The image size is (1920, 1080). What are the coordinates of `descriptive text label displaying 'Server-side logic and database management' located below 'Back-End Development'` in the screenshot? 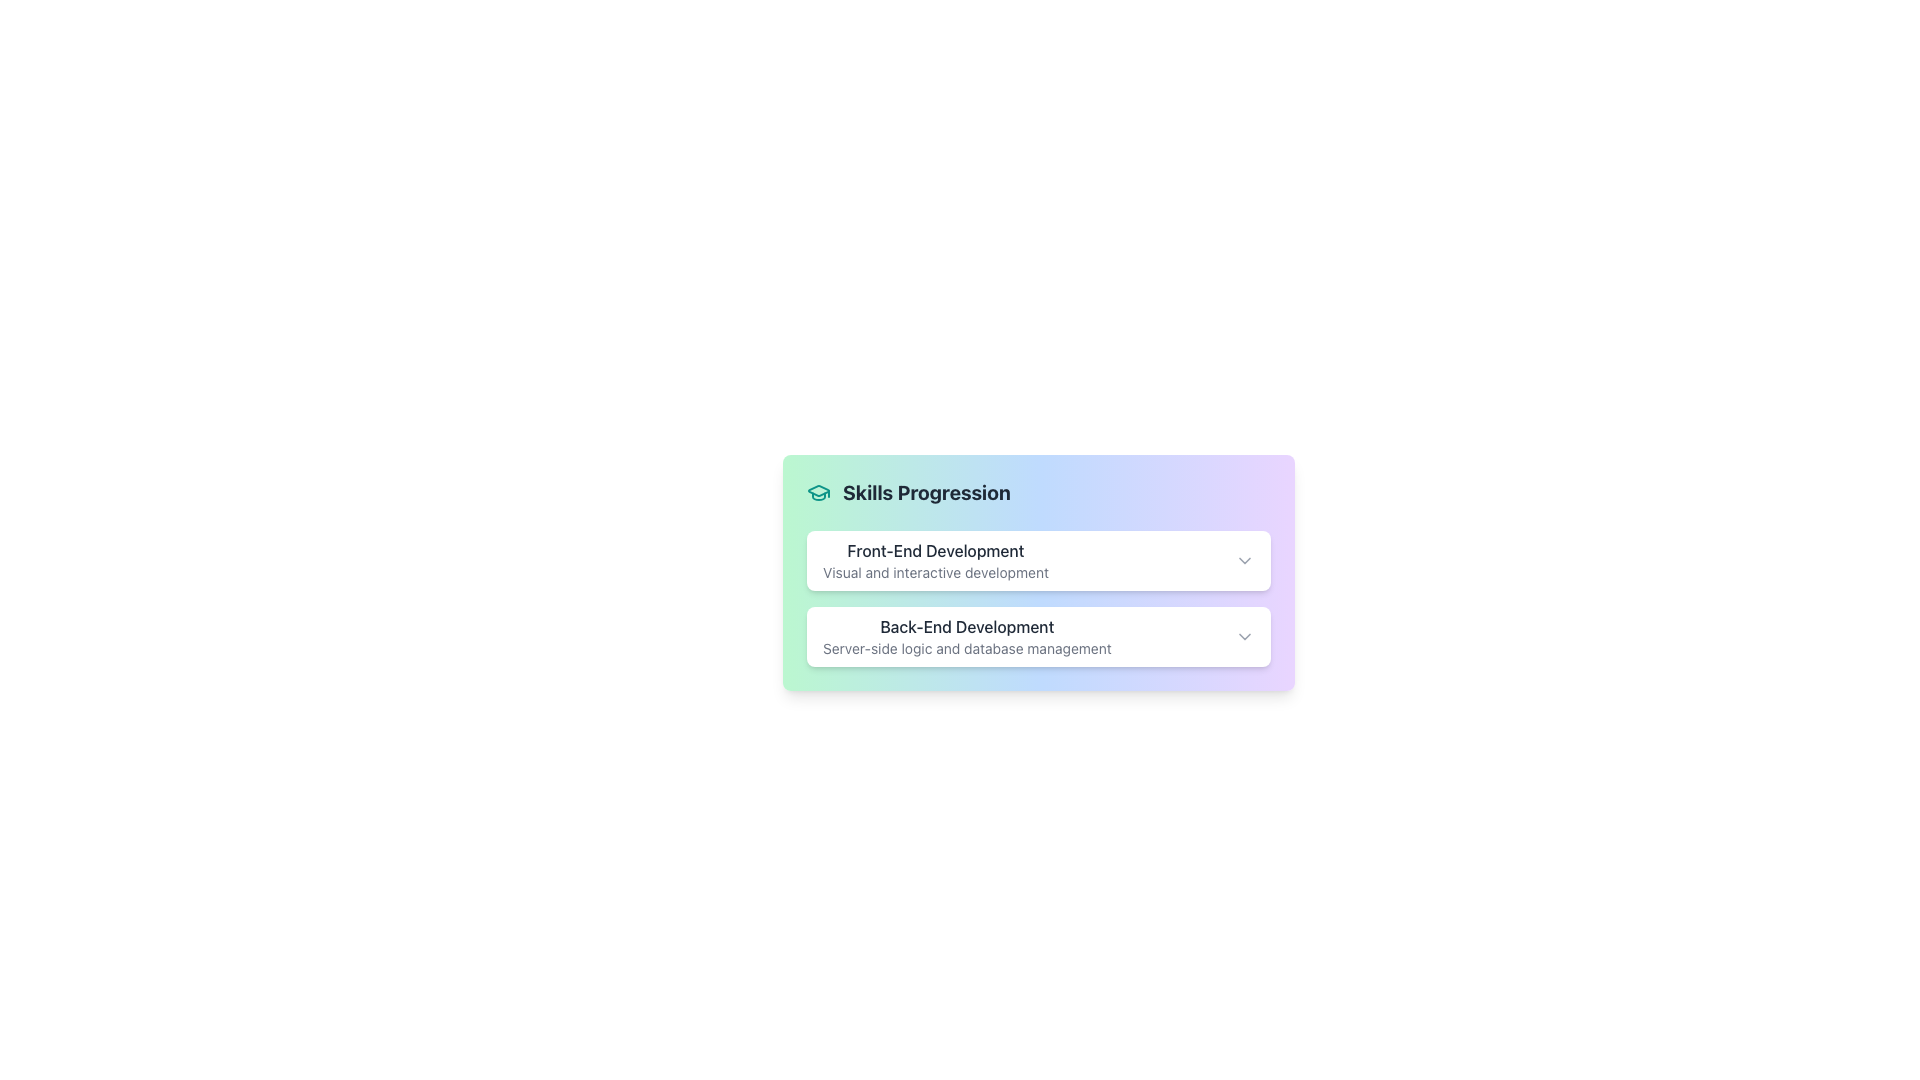 It's located at (967, 648).